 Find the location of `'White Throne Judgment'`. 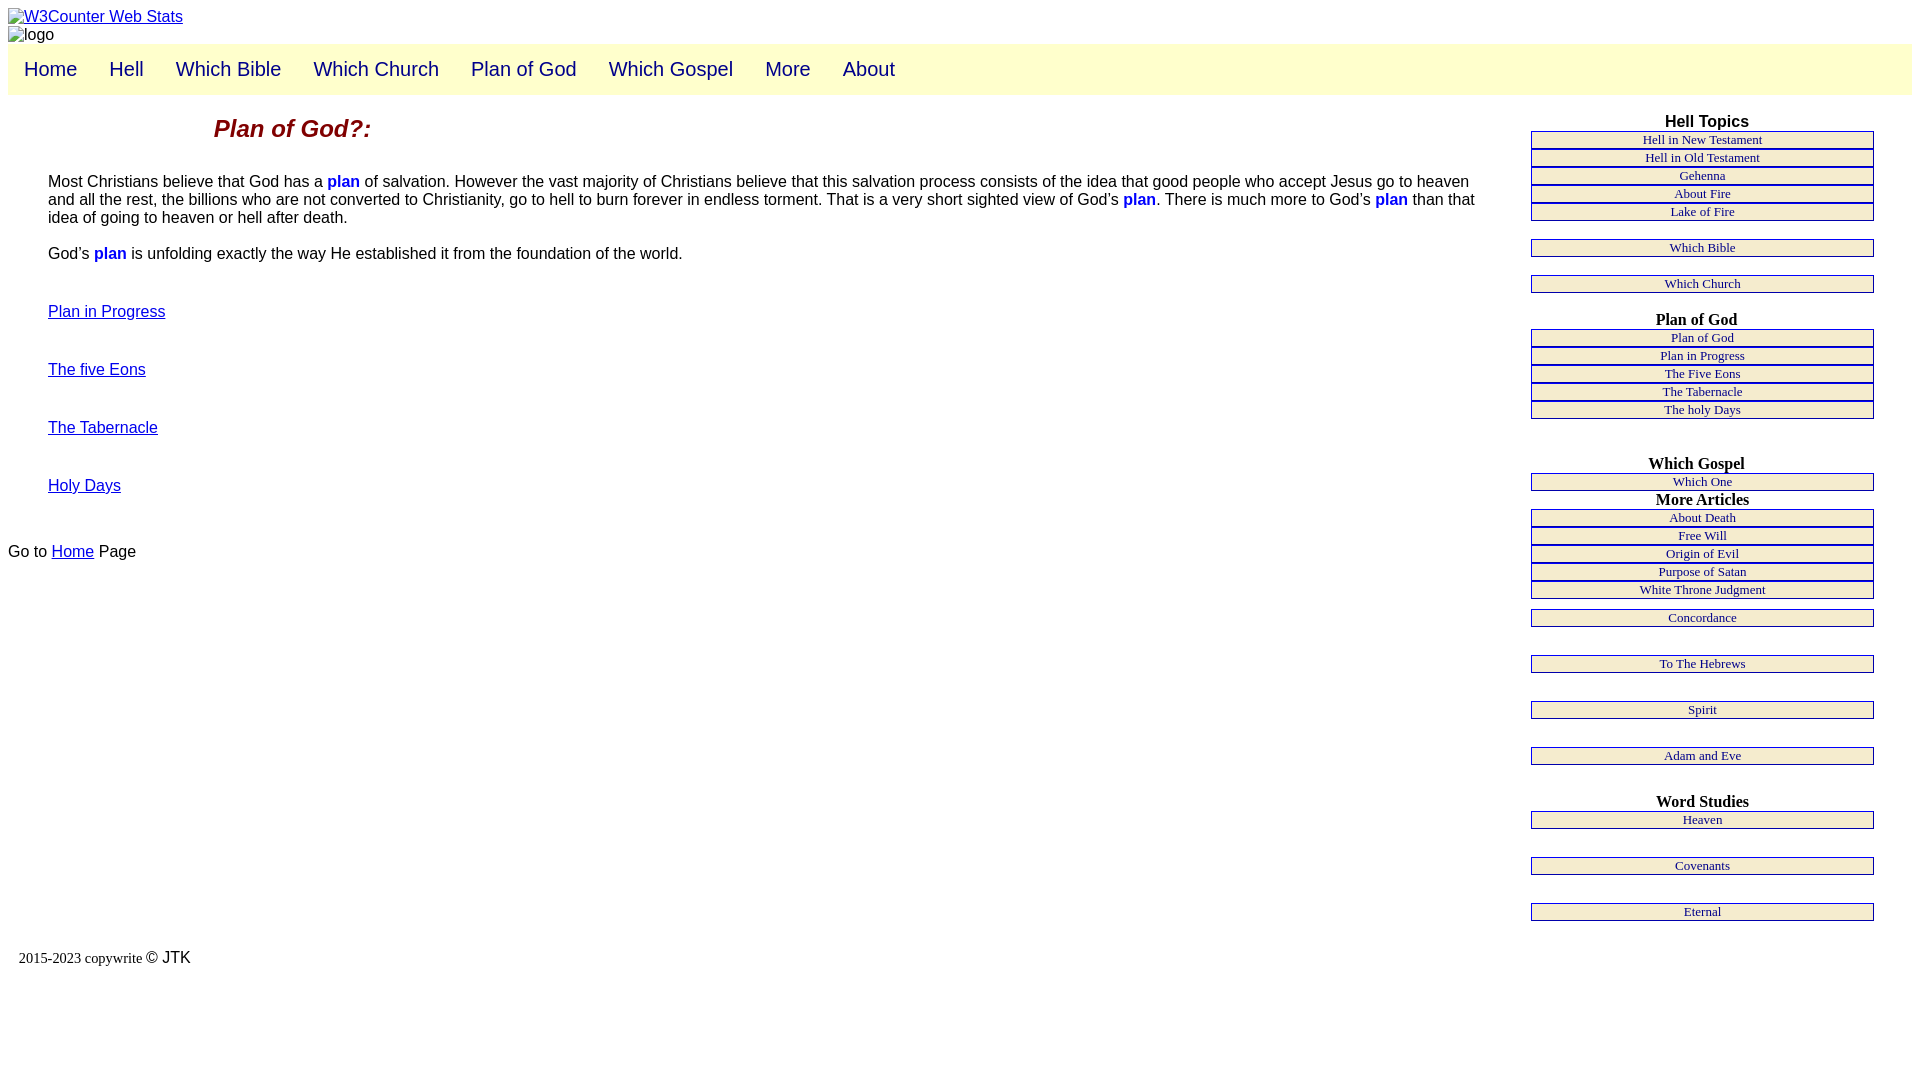

'White Throne Judgment' is located at coordinates (1701, 589).